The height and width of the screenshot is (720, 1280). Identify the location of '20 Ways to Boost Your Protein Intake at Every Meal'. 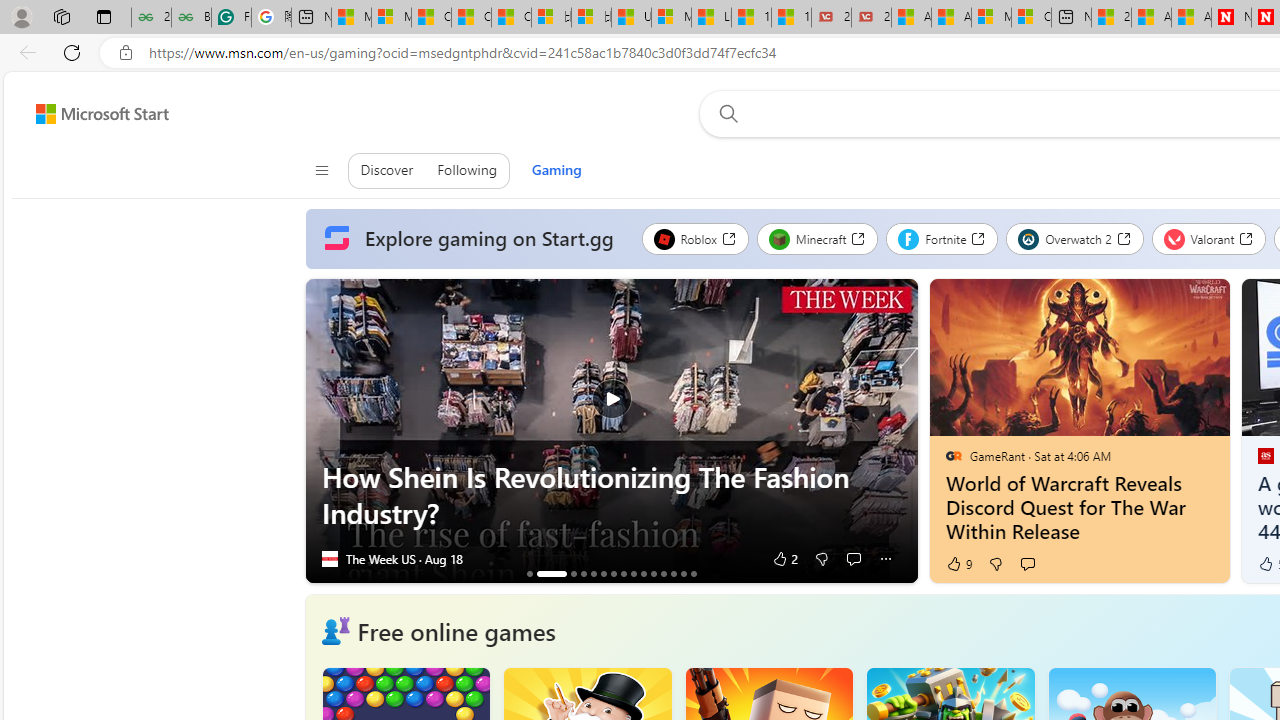
(1110, 17).